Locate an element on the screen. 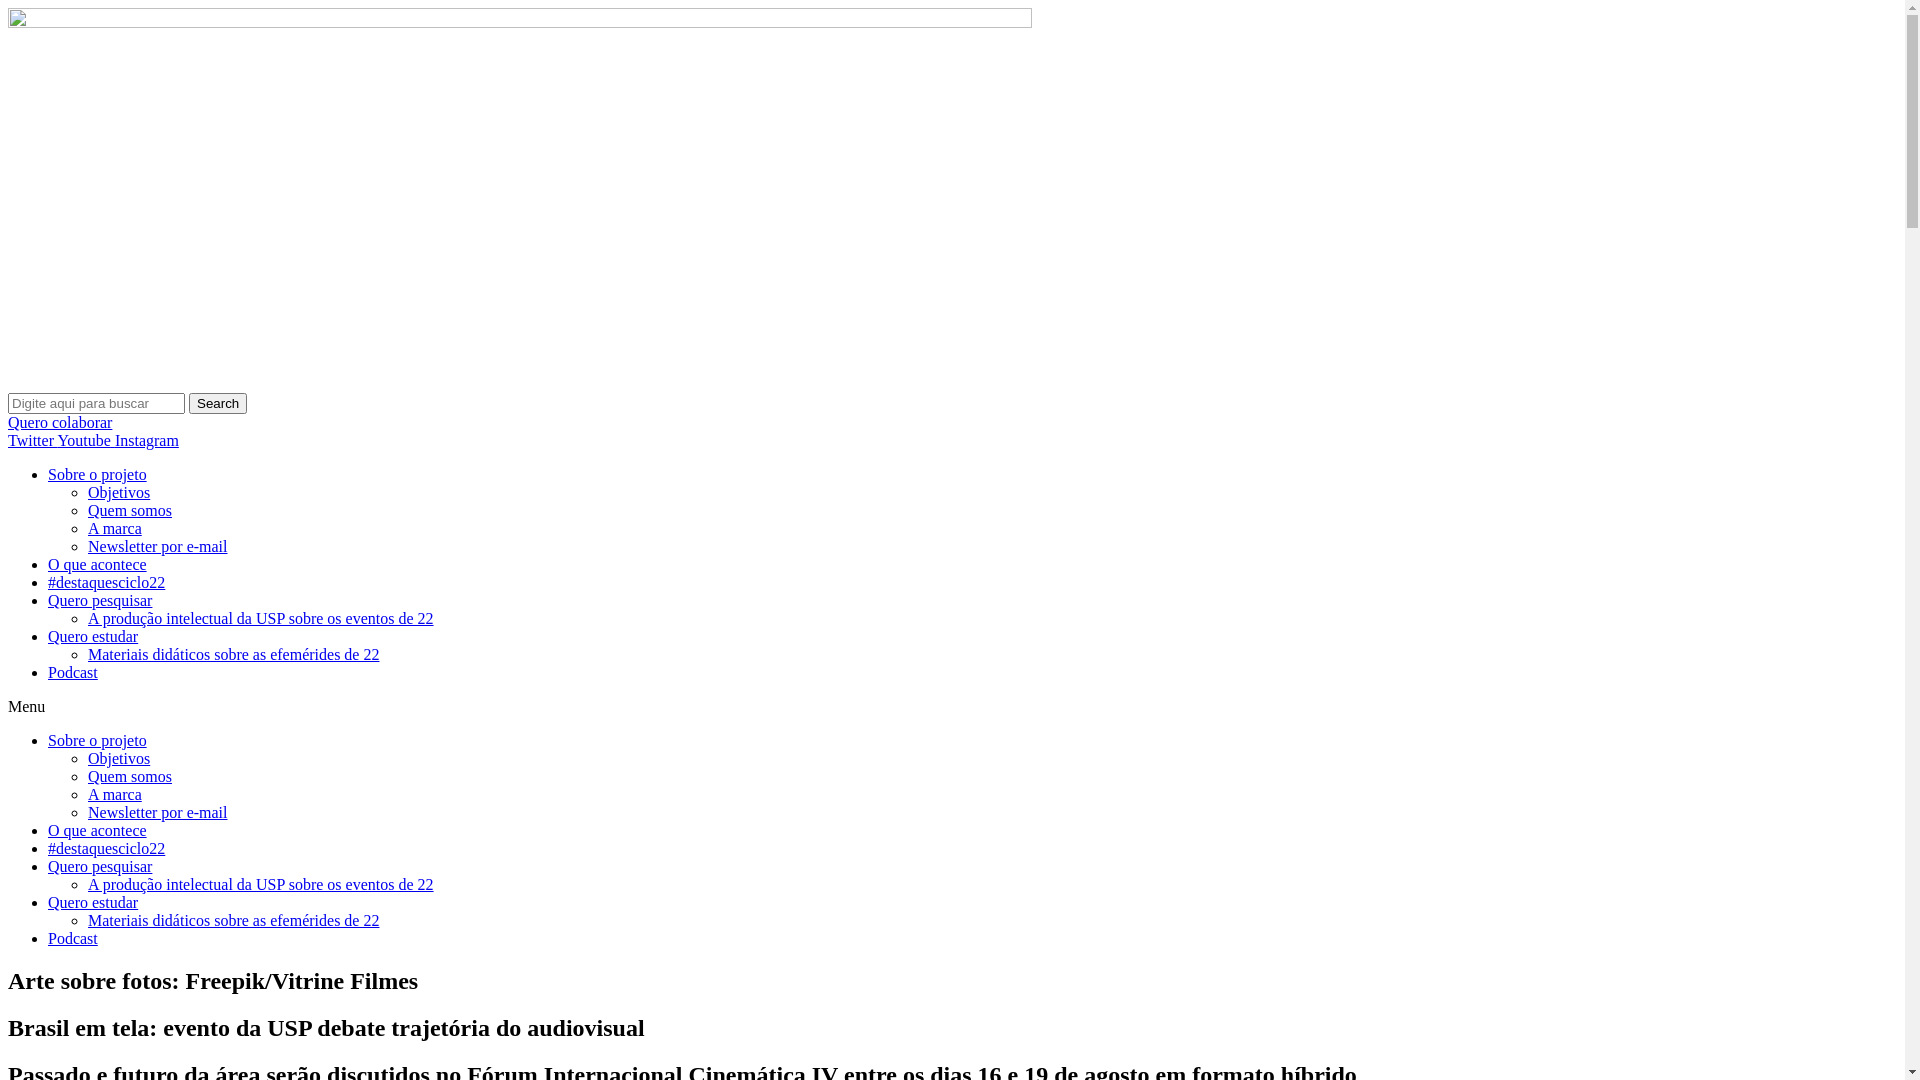 Image resolution: width=1920 pixels, height=1080 pixels. 'Quero estudar' is located at coordinates (91, 636).